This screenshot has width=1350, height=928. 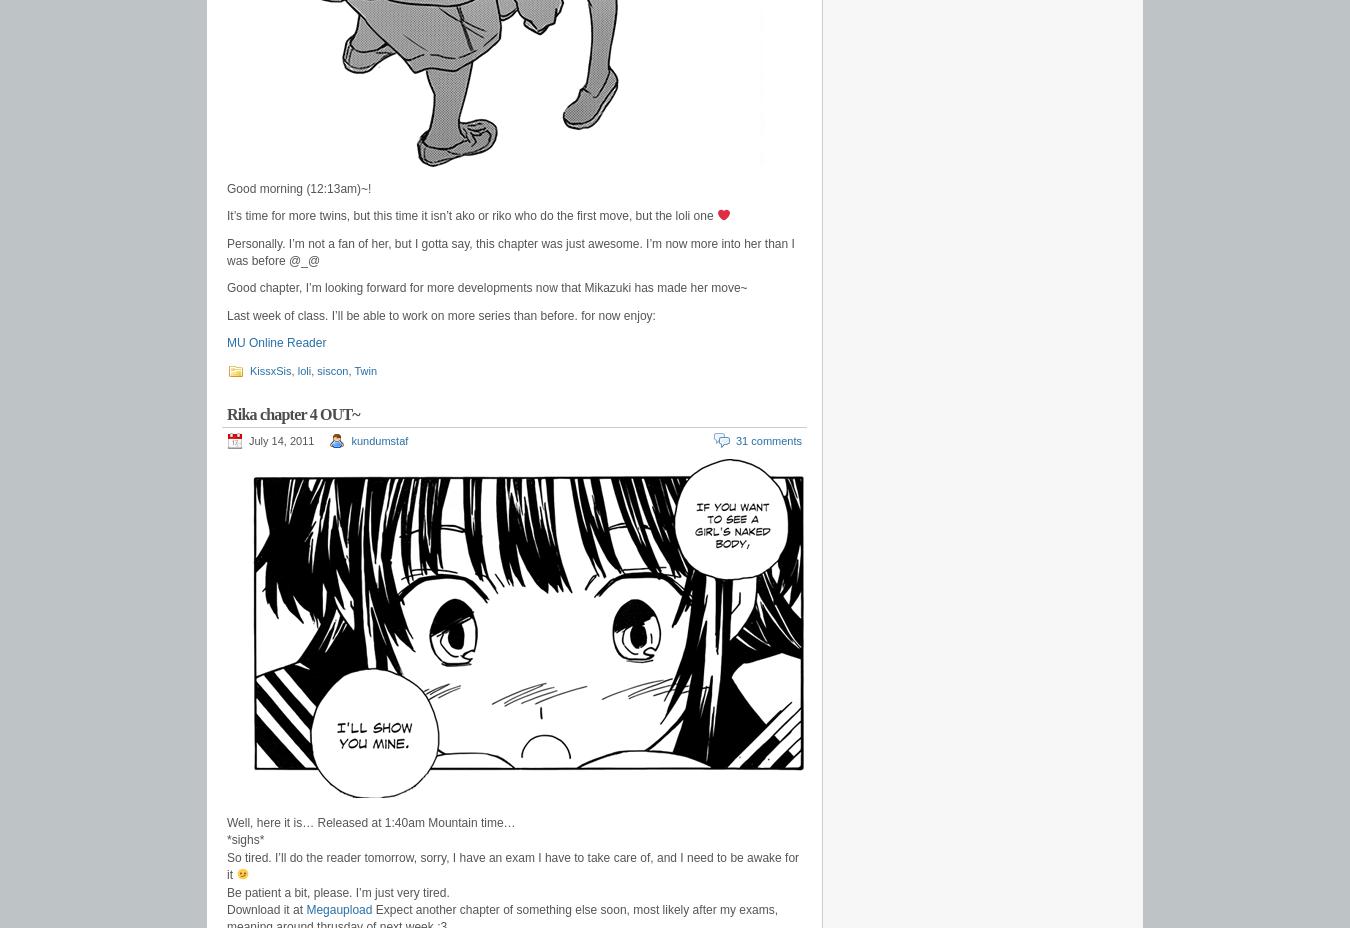 What do you see at coordinates (370, 823) in the screenshot?
I see `'Well, here it is… Released at 1:40am Mountain time…'` at bounding box center [370, 823].